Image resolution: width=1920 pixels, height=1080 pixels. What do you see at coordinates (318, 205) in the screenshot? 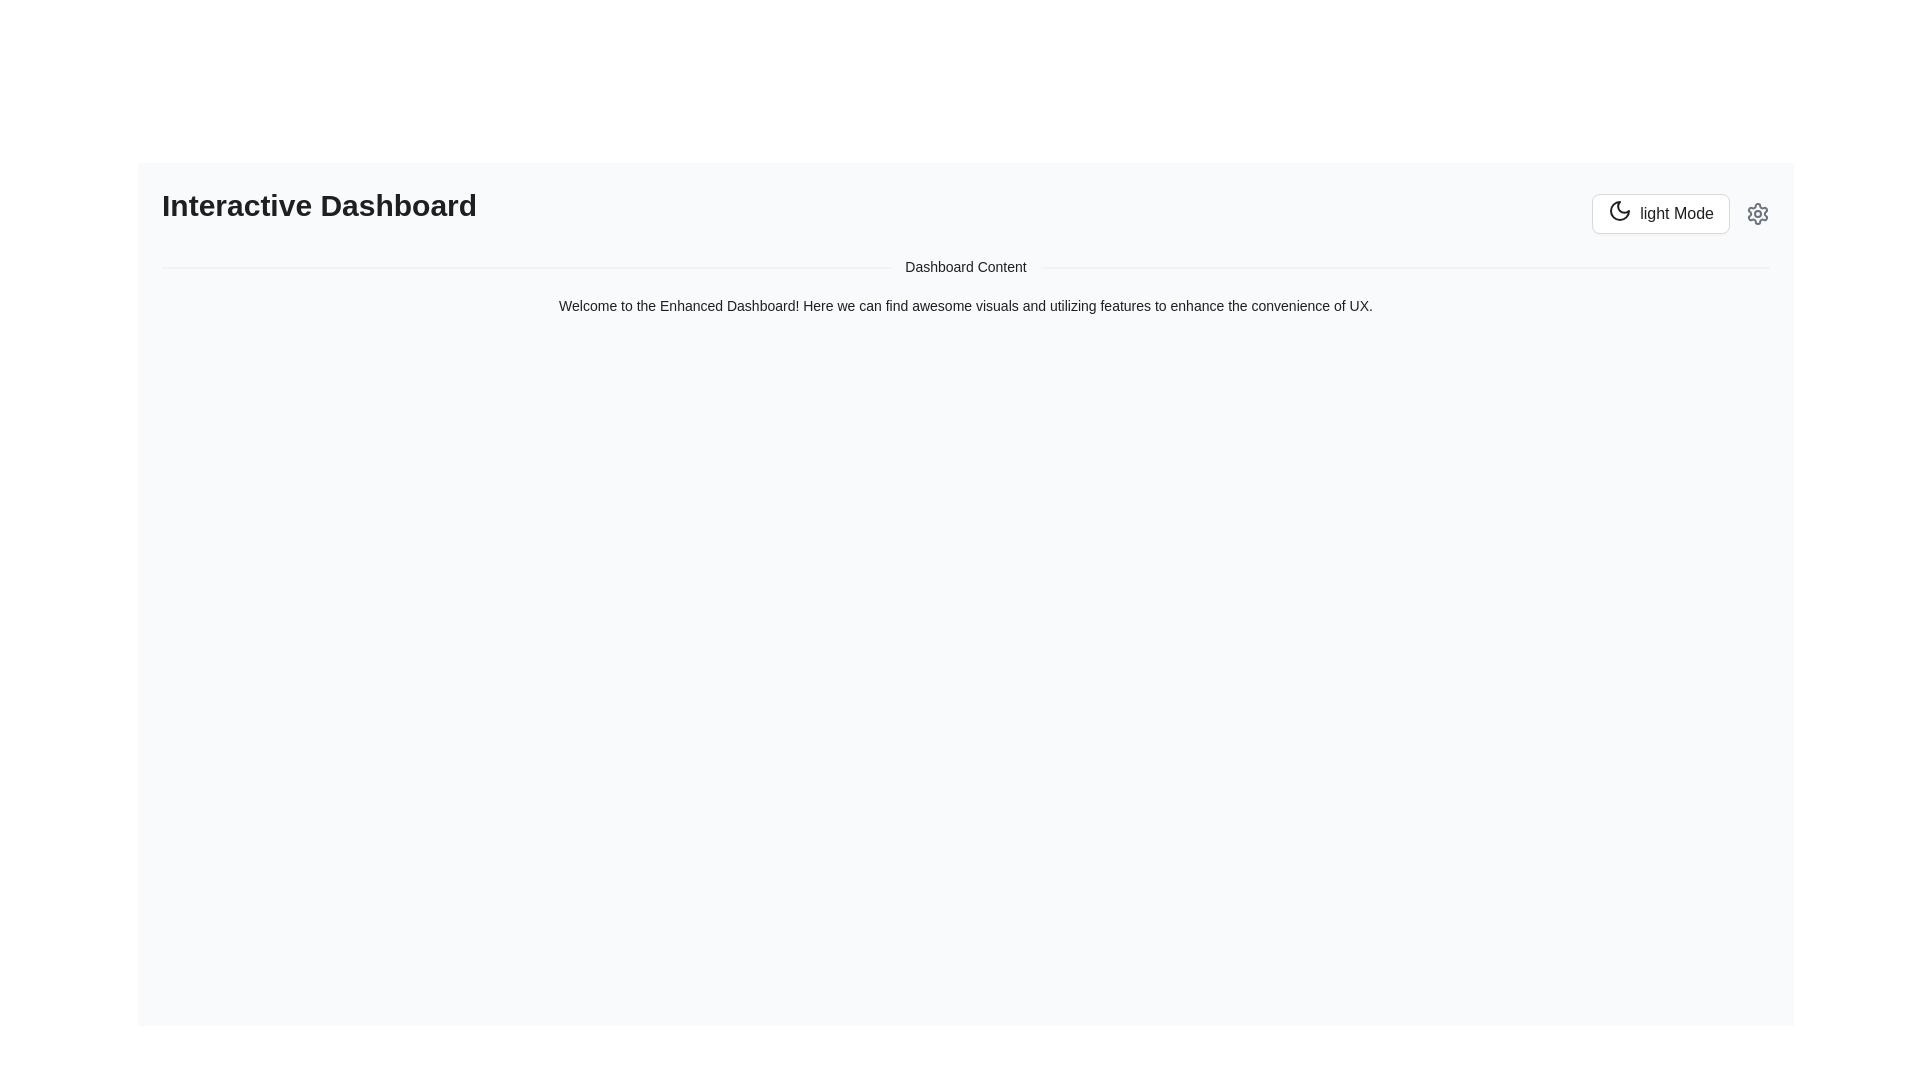
I see `the Text label at the upper-left corner of the dashboard interface, which serves as the title or heading for the current page` at bounding box center [318, 205].